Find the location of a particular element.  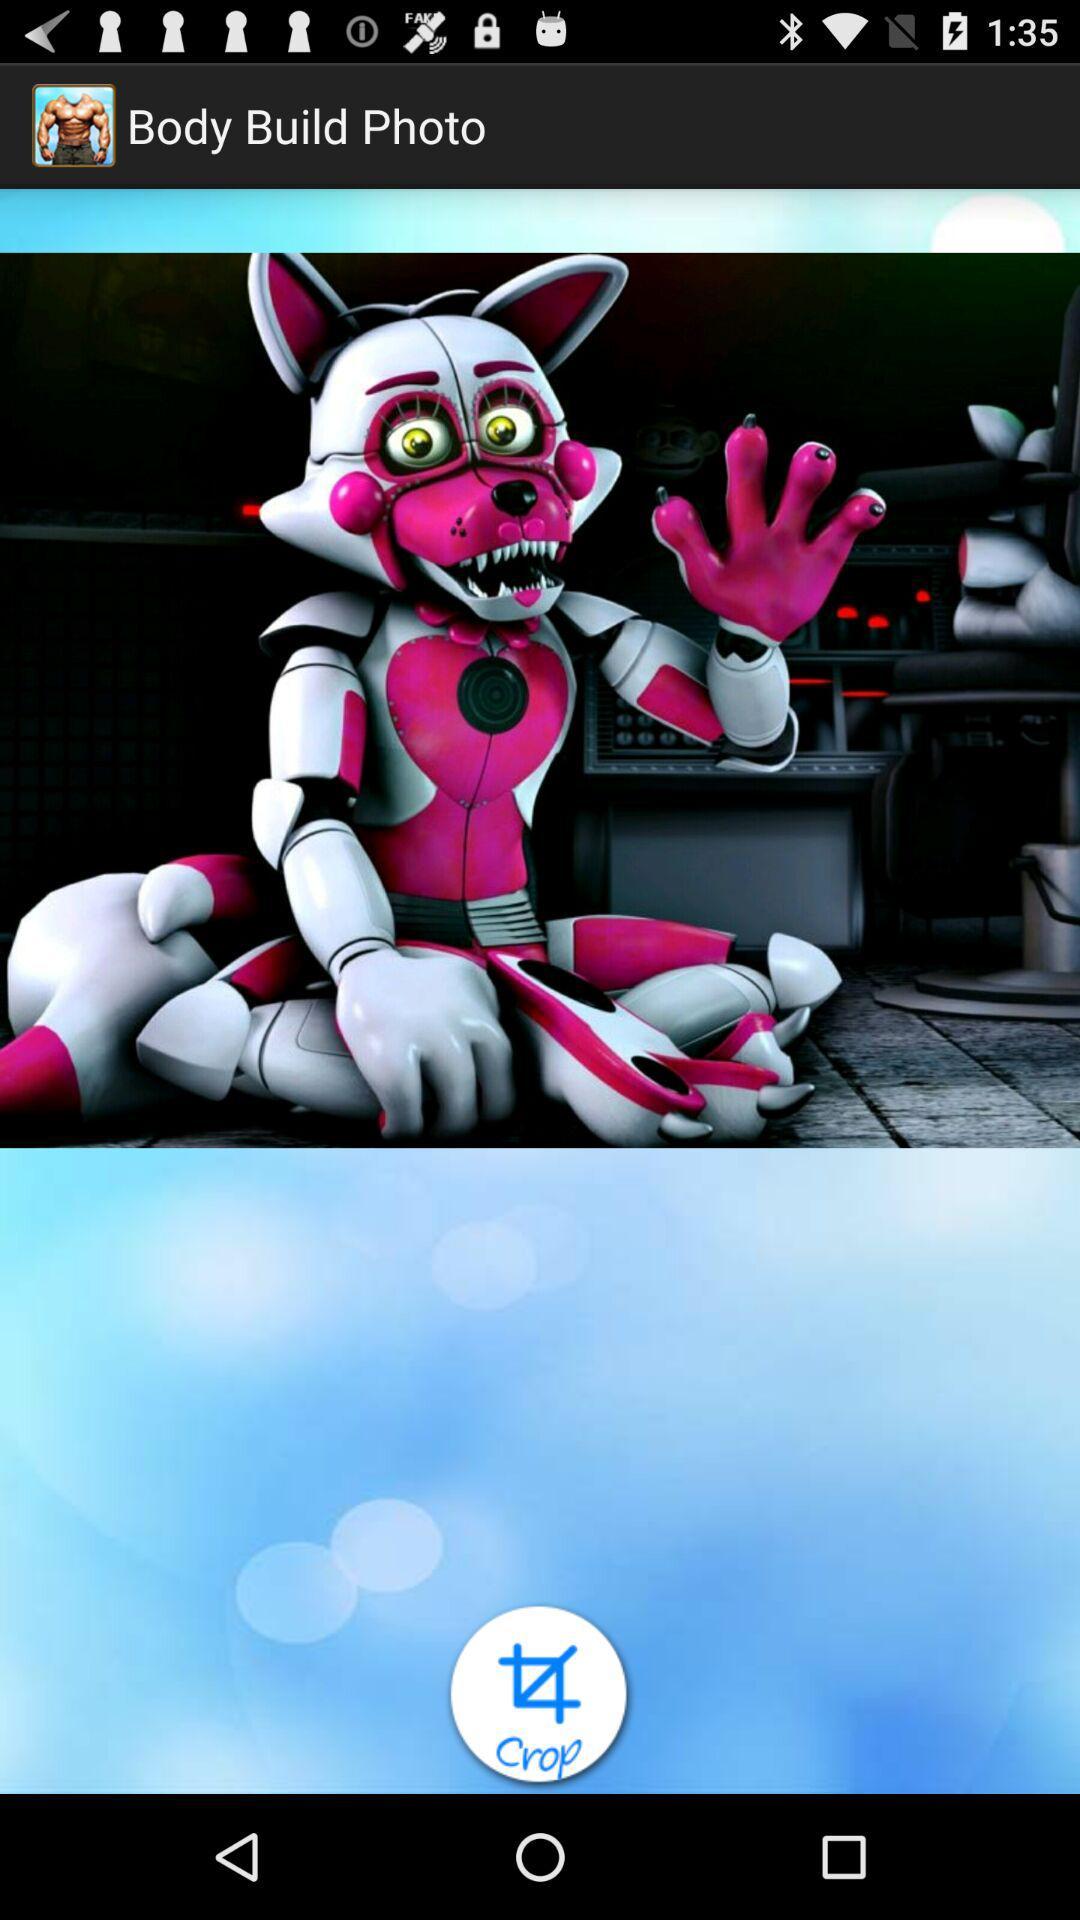

crop this picture is located at coordinates (540, 1696).